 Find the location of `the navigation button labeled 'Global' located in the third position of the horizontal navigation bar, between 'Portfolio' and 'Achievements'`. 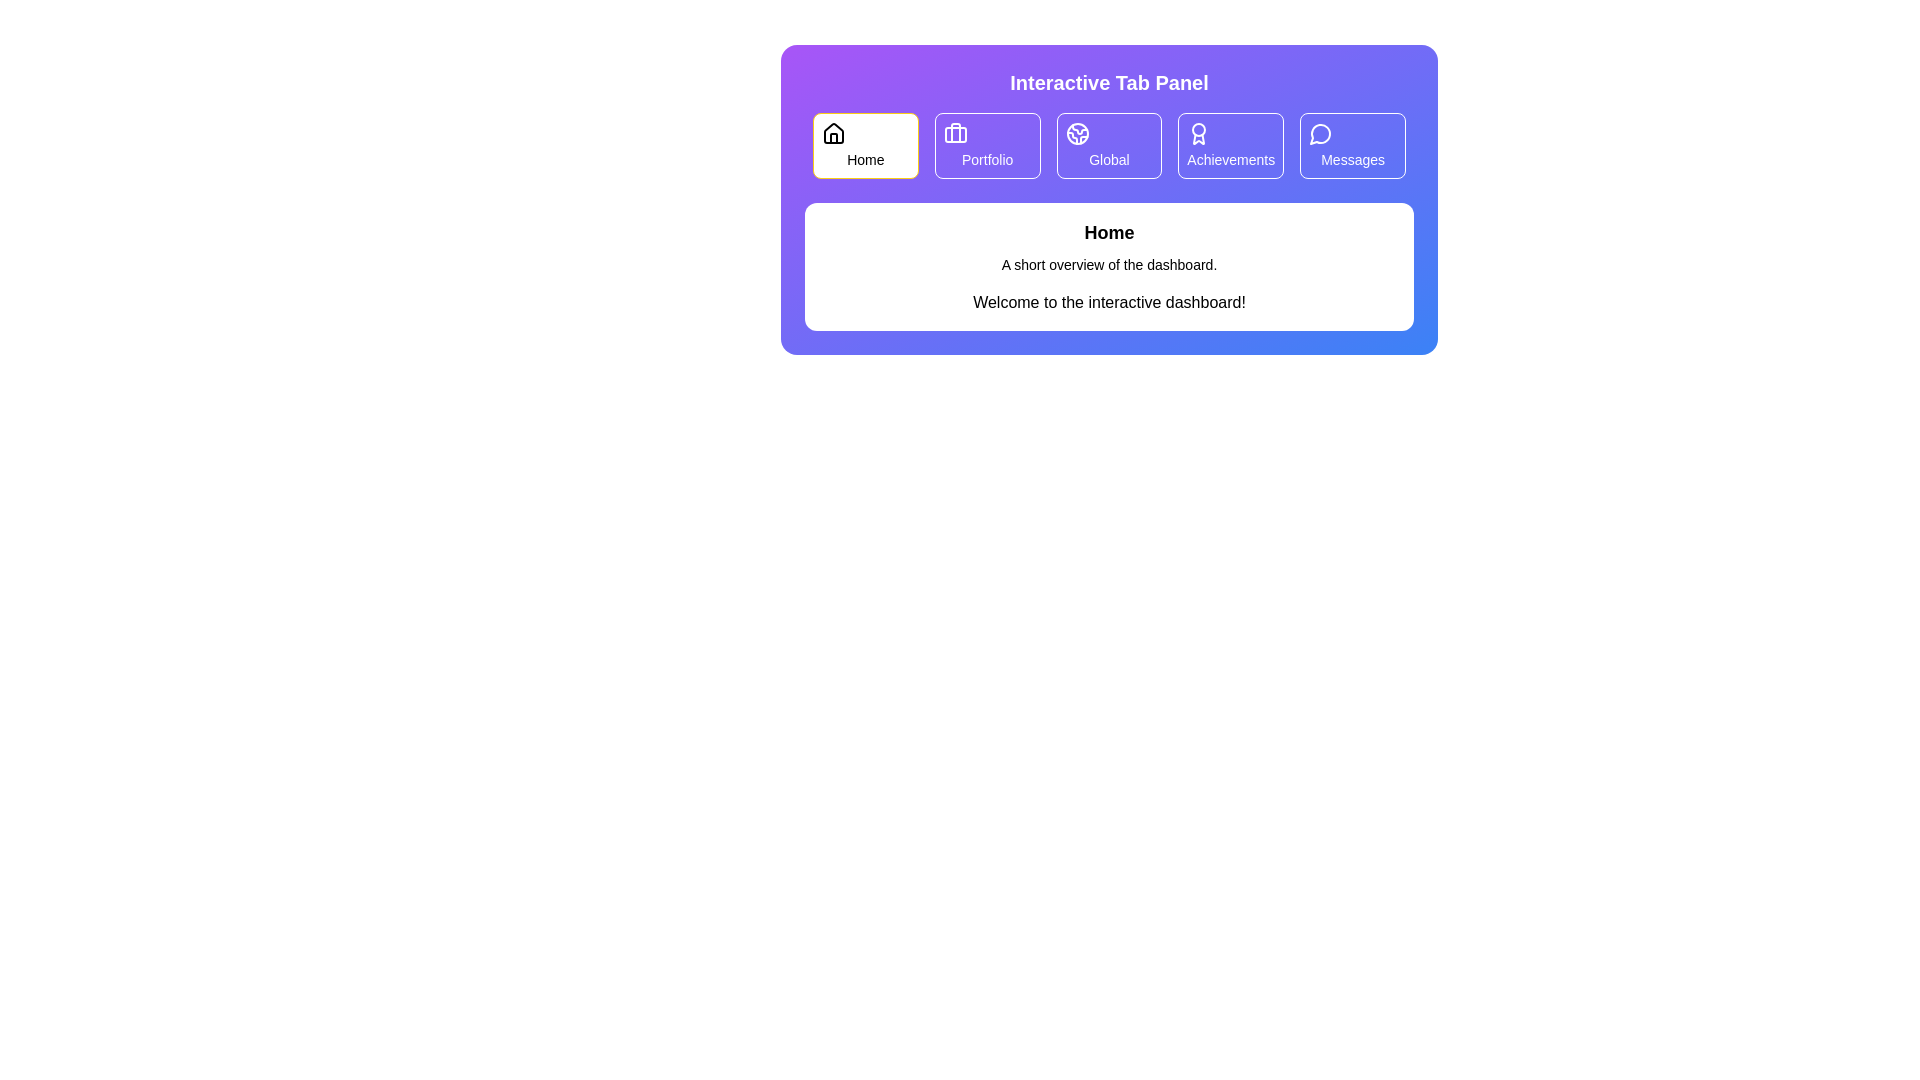

the navigation button labeled 'Global' located in the third position of the horizontal navigation bar, between 'Portfolio' and 'Achievements' is located at coordinates (1108, 145).